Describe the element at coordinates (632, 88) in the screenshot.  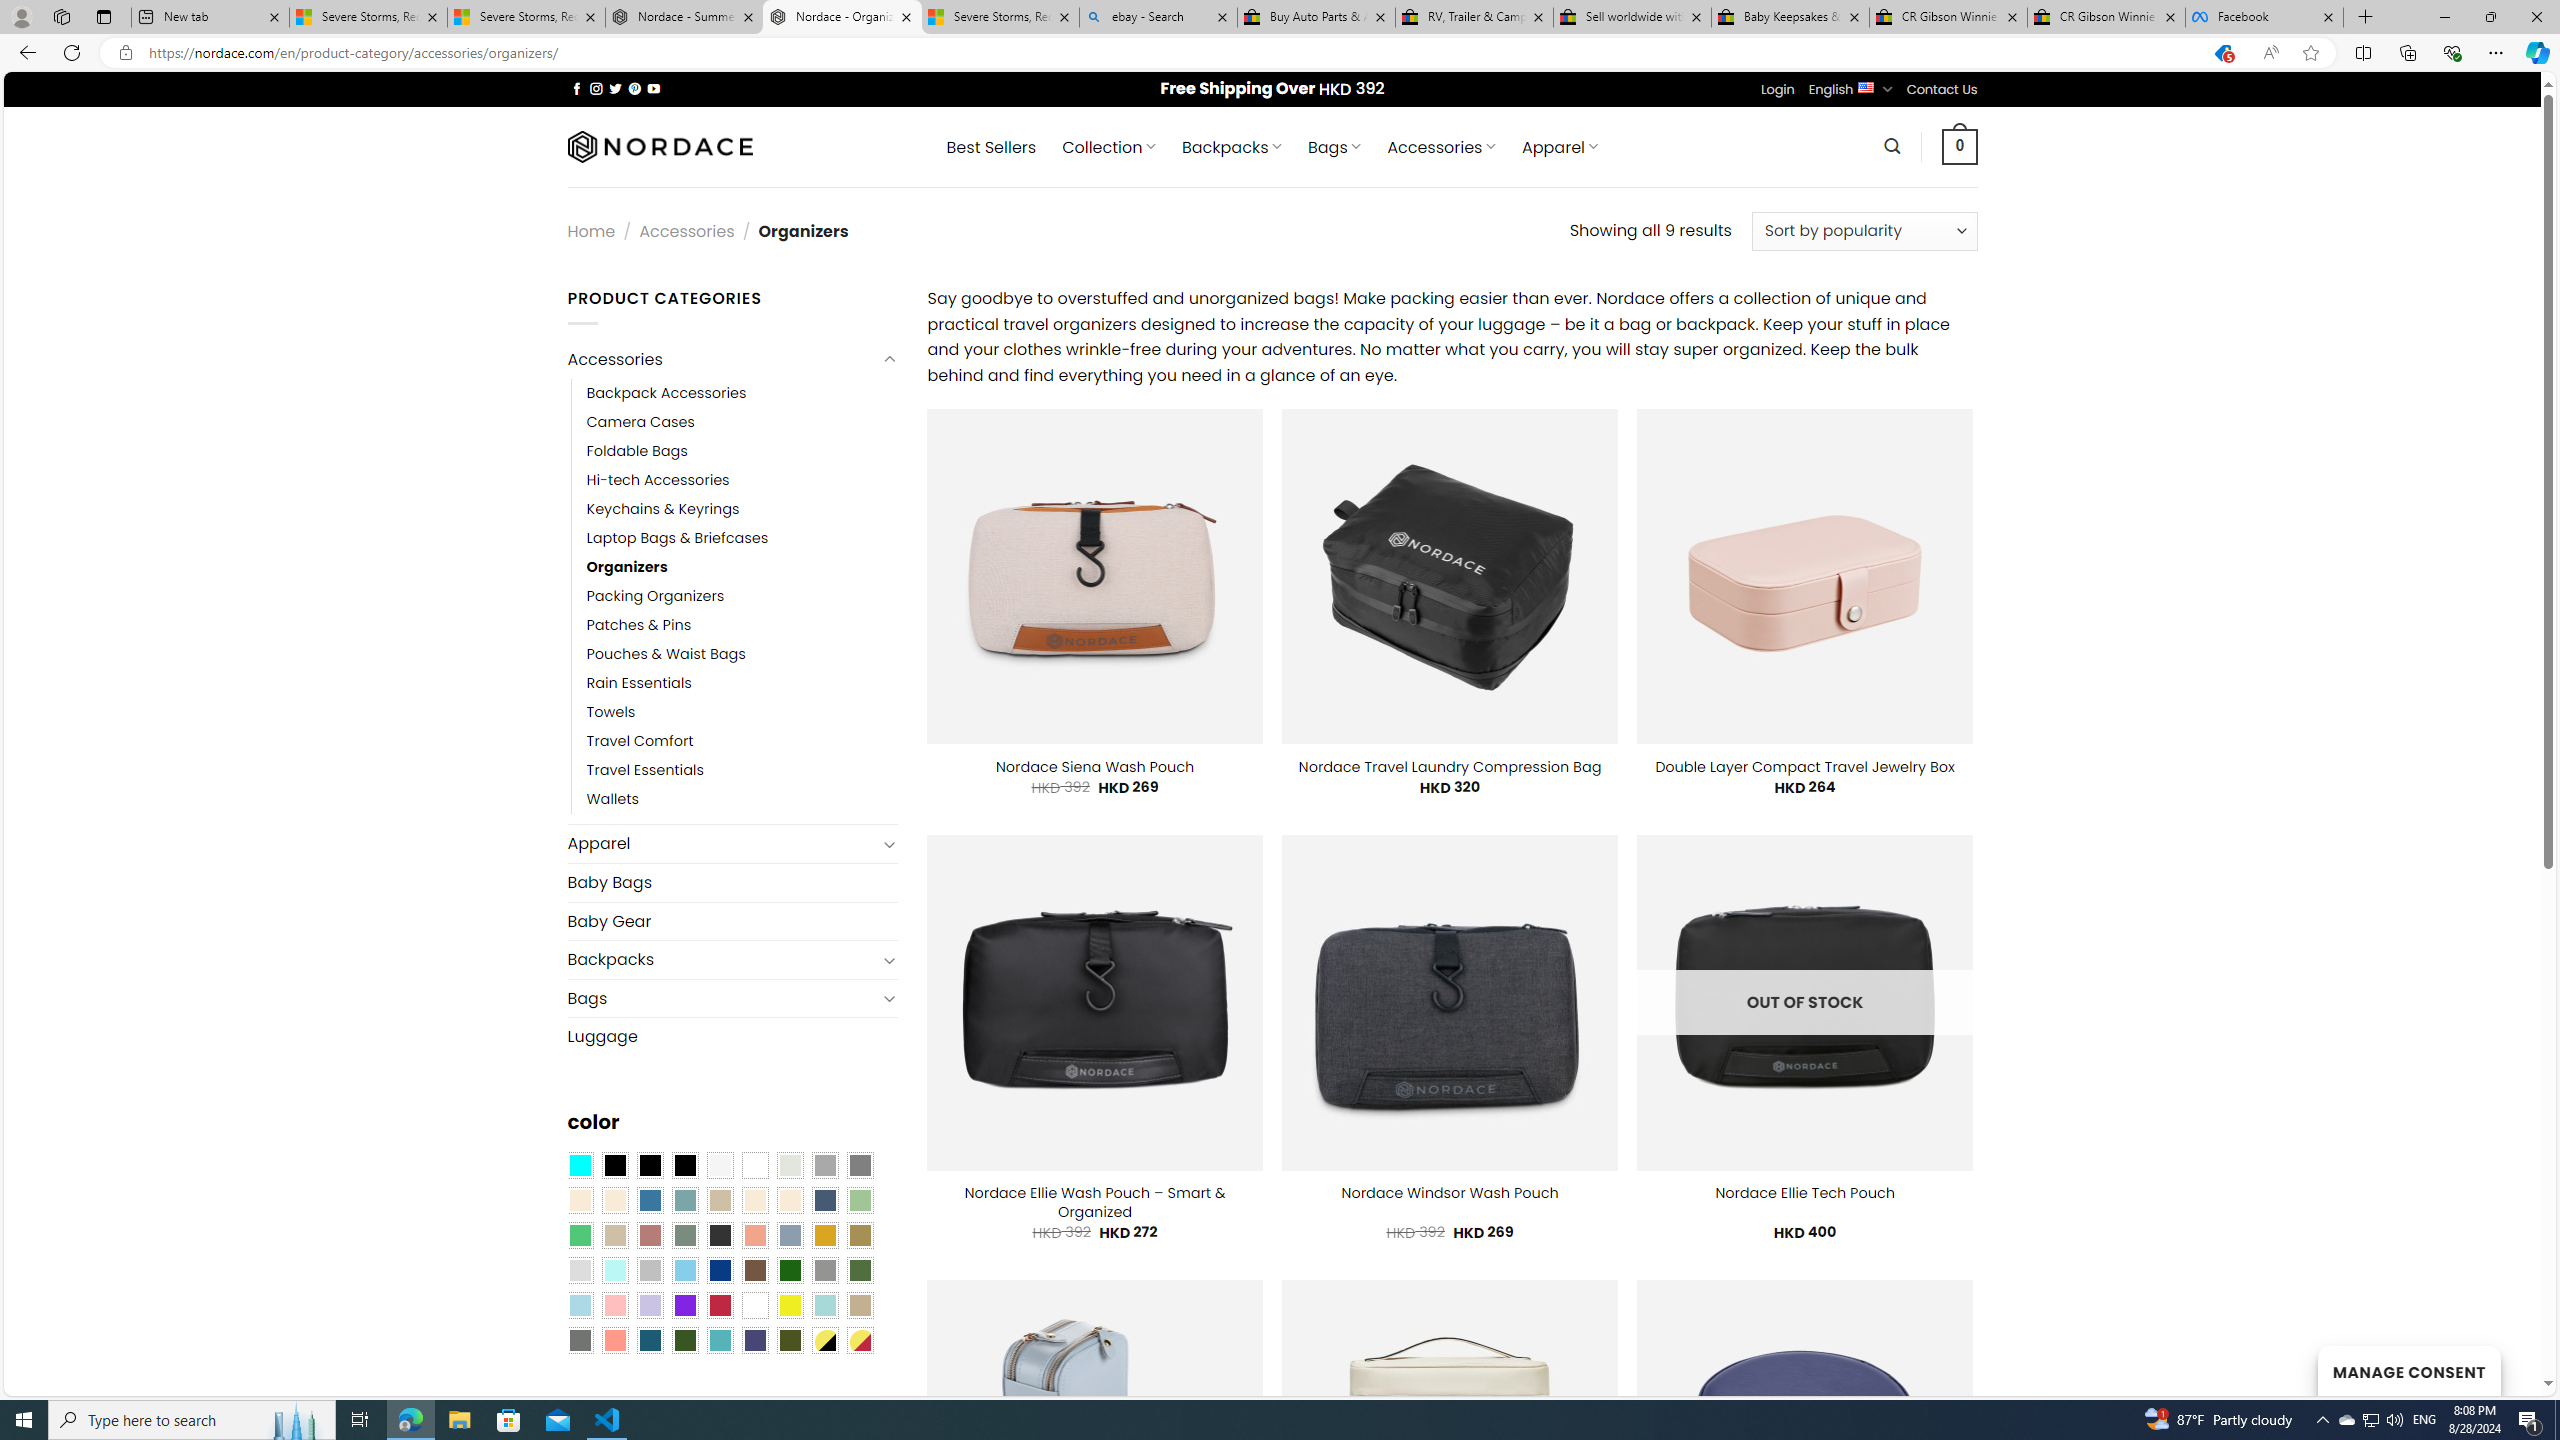
I see `'Follow on Pinterest'` at that location.